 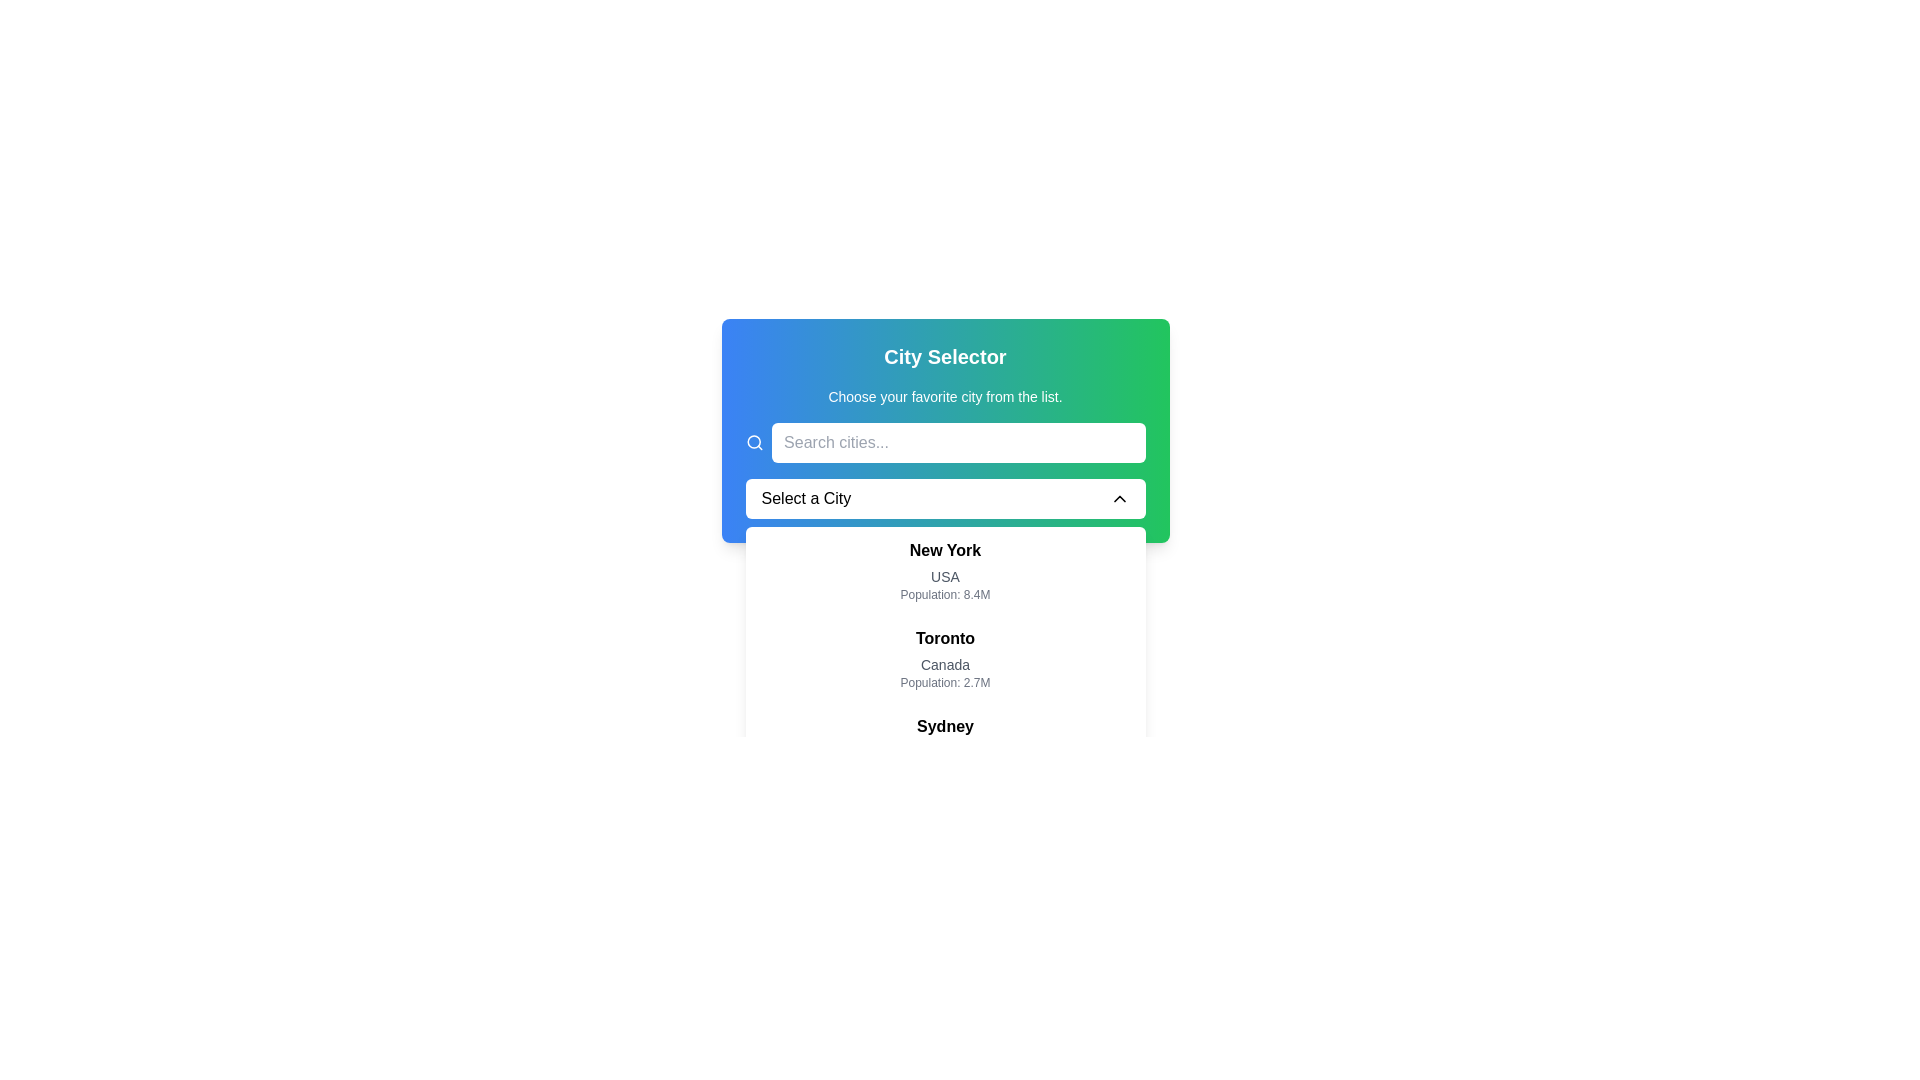 I want to click on text label displaying the city's name 'Sydney', which is the top-most title in the 'City Selector' dropdown section, so click(x=944, y=726).